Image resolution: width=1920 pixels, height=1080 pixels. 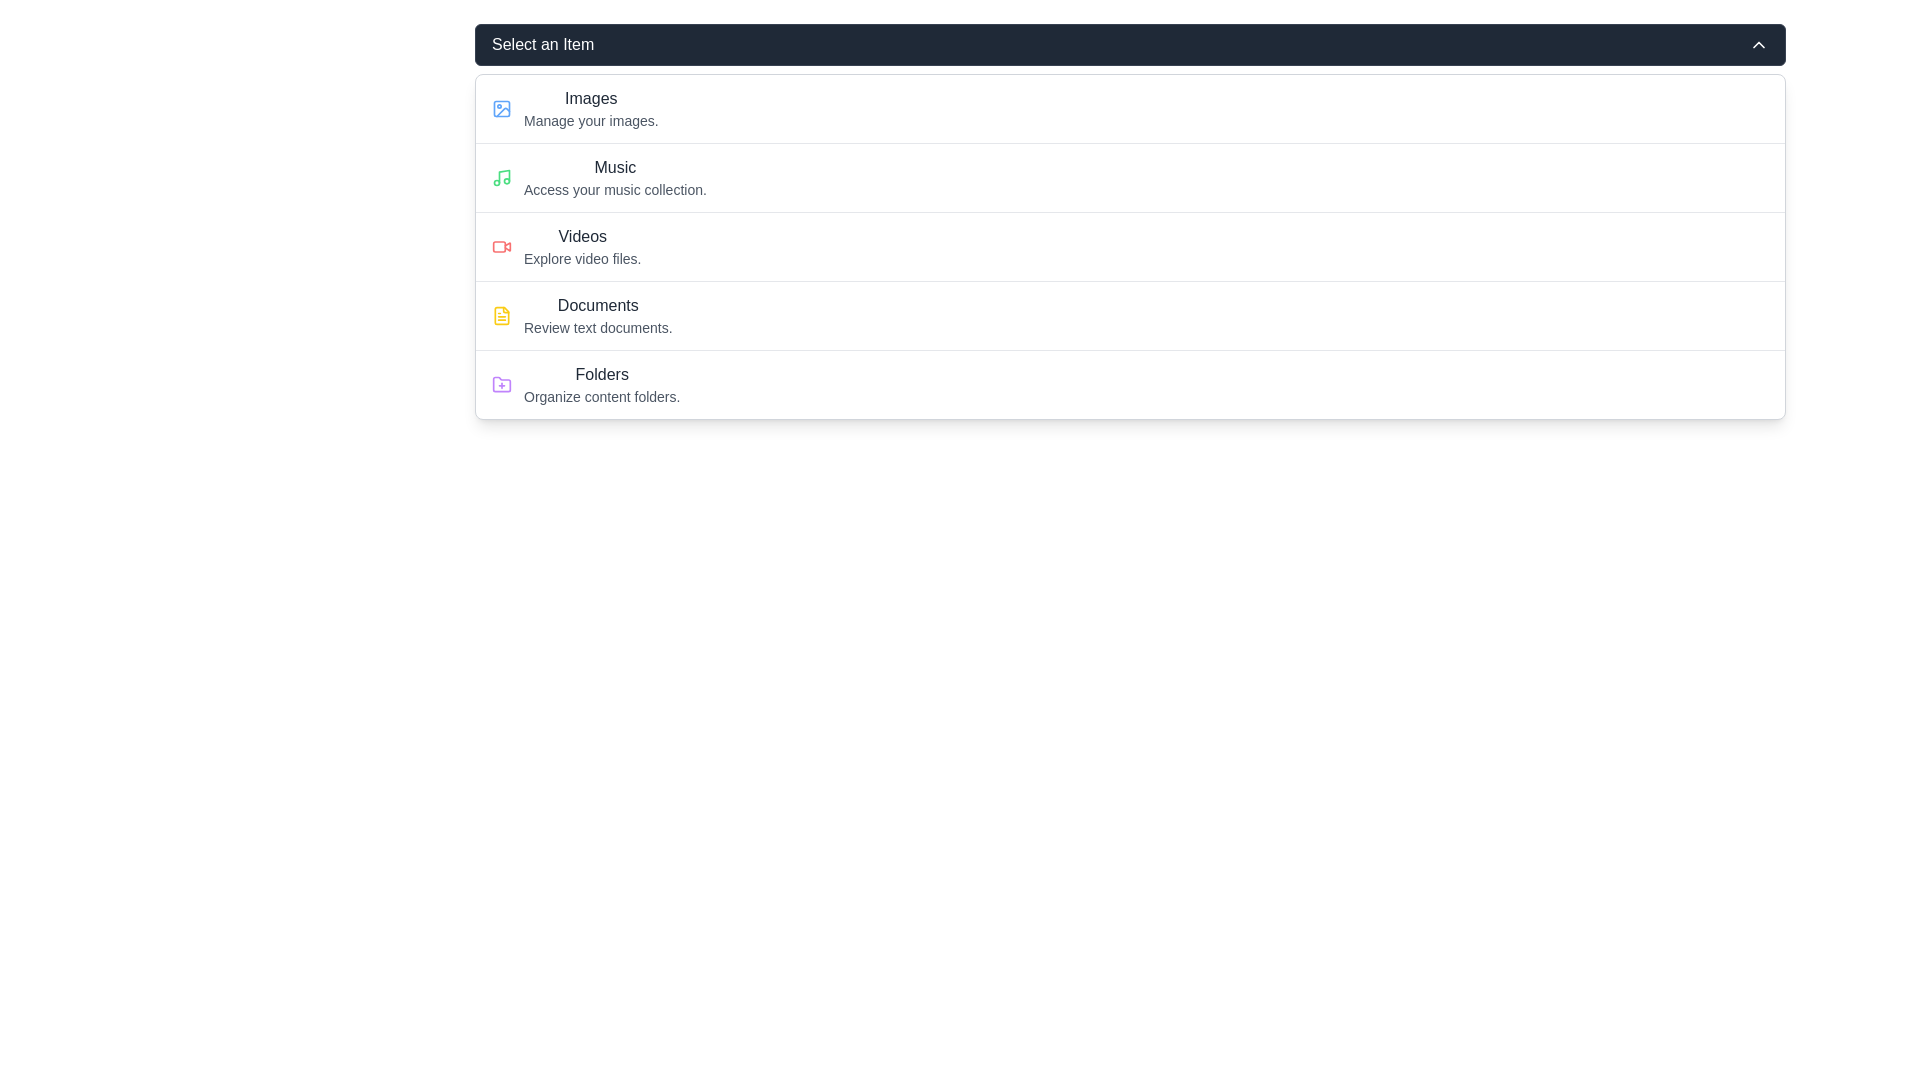 I want to click on the rectangular graphical component with rounded corners inside the video camera icon associated with the 'Videos' option, so click(x=499, y=245).